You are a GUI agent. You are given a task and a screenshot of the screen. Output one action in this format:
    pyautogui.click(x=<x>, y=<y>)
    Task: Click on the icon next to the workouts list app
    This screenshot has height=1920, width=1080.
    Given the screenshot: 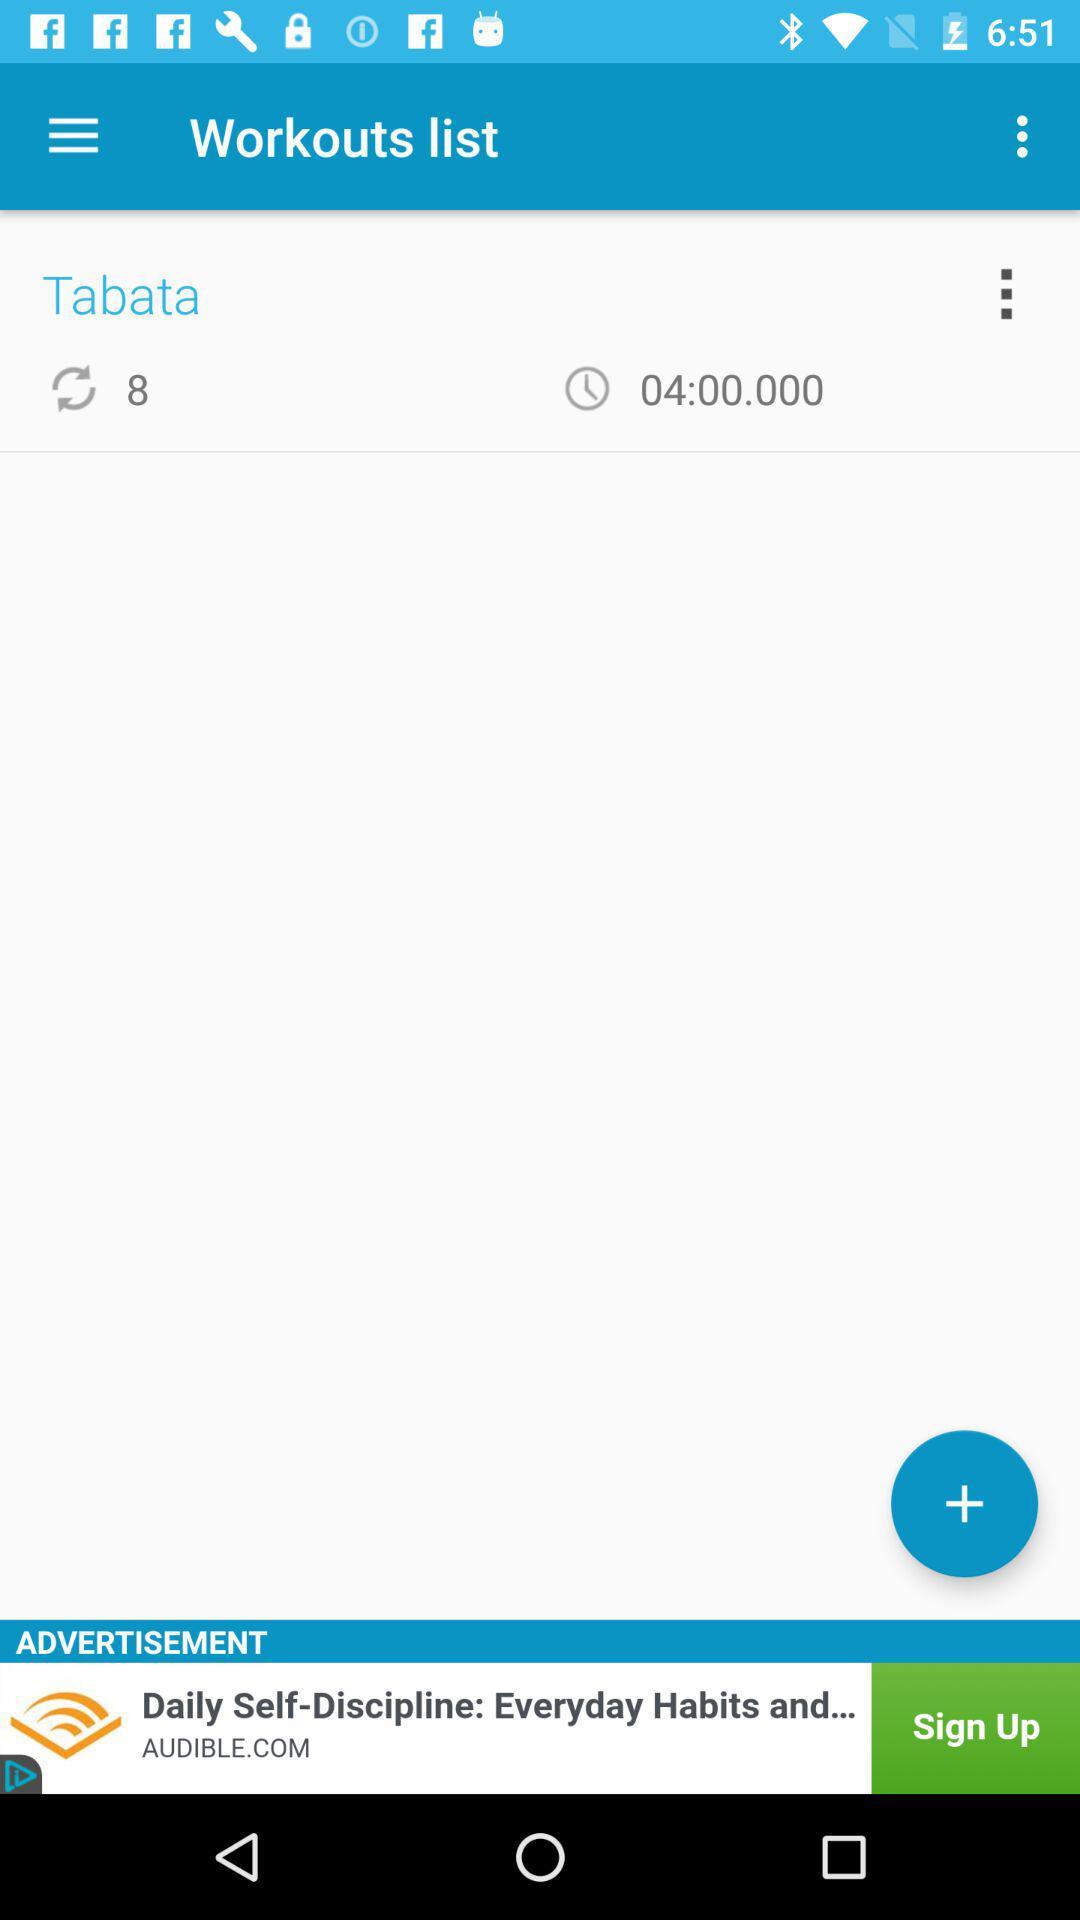 What is the action you would take?
    pyautogui.click(x=72, y=135)
    